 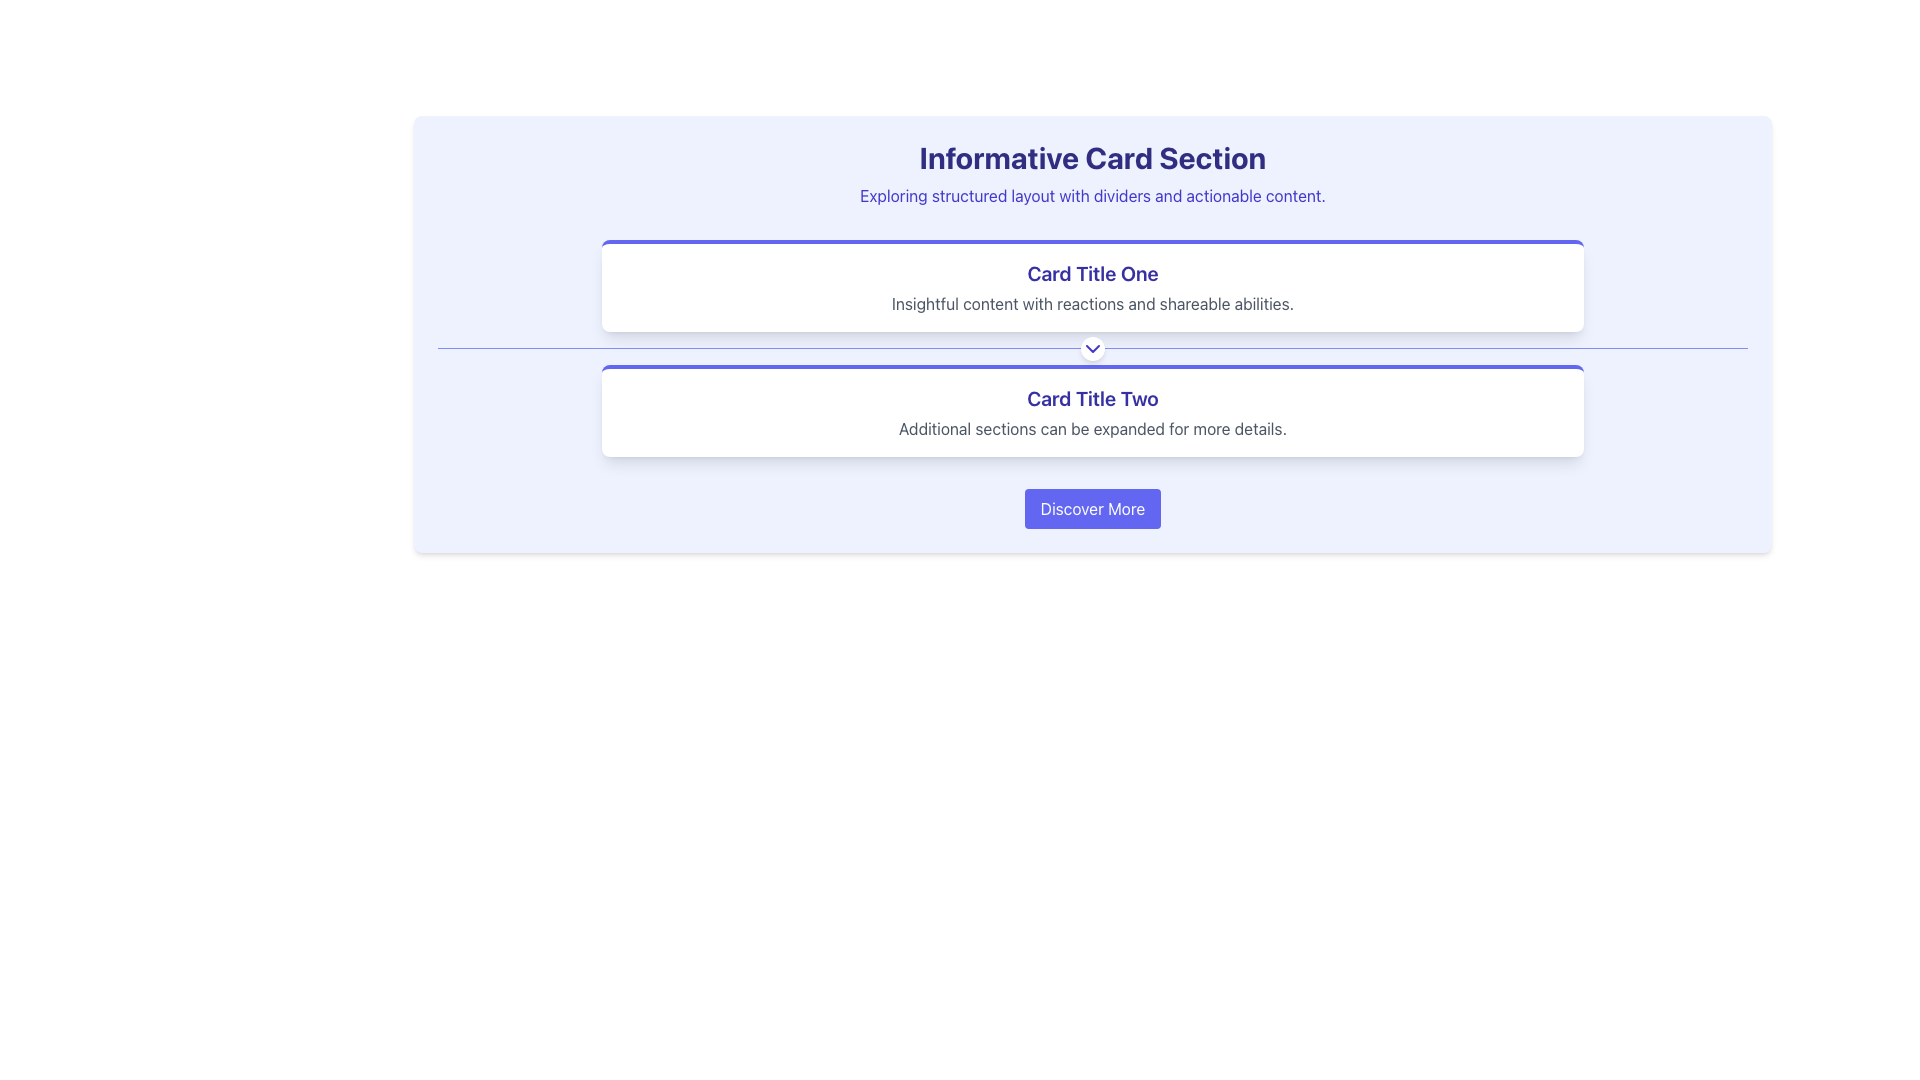 I want to click on the downward-facing chevron icon with a white circular background and indigo coloring, which is centered along a horizontal divider, so click(x=1092, y=346).